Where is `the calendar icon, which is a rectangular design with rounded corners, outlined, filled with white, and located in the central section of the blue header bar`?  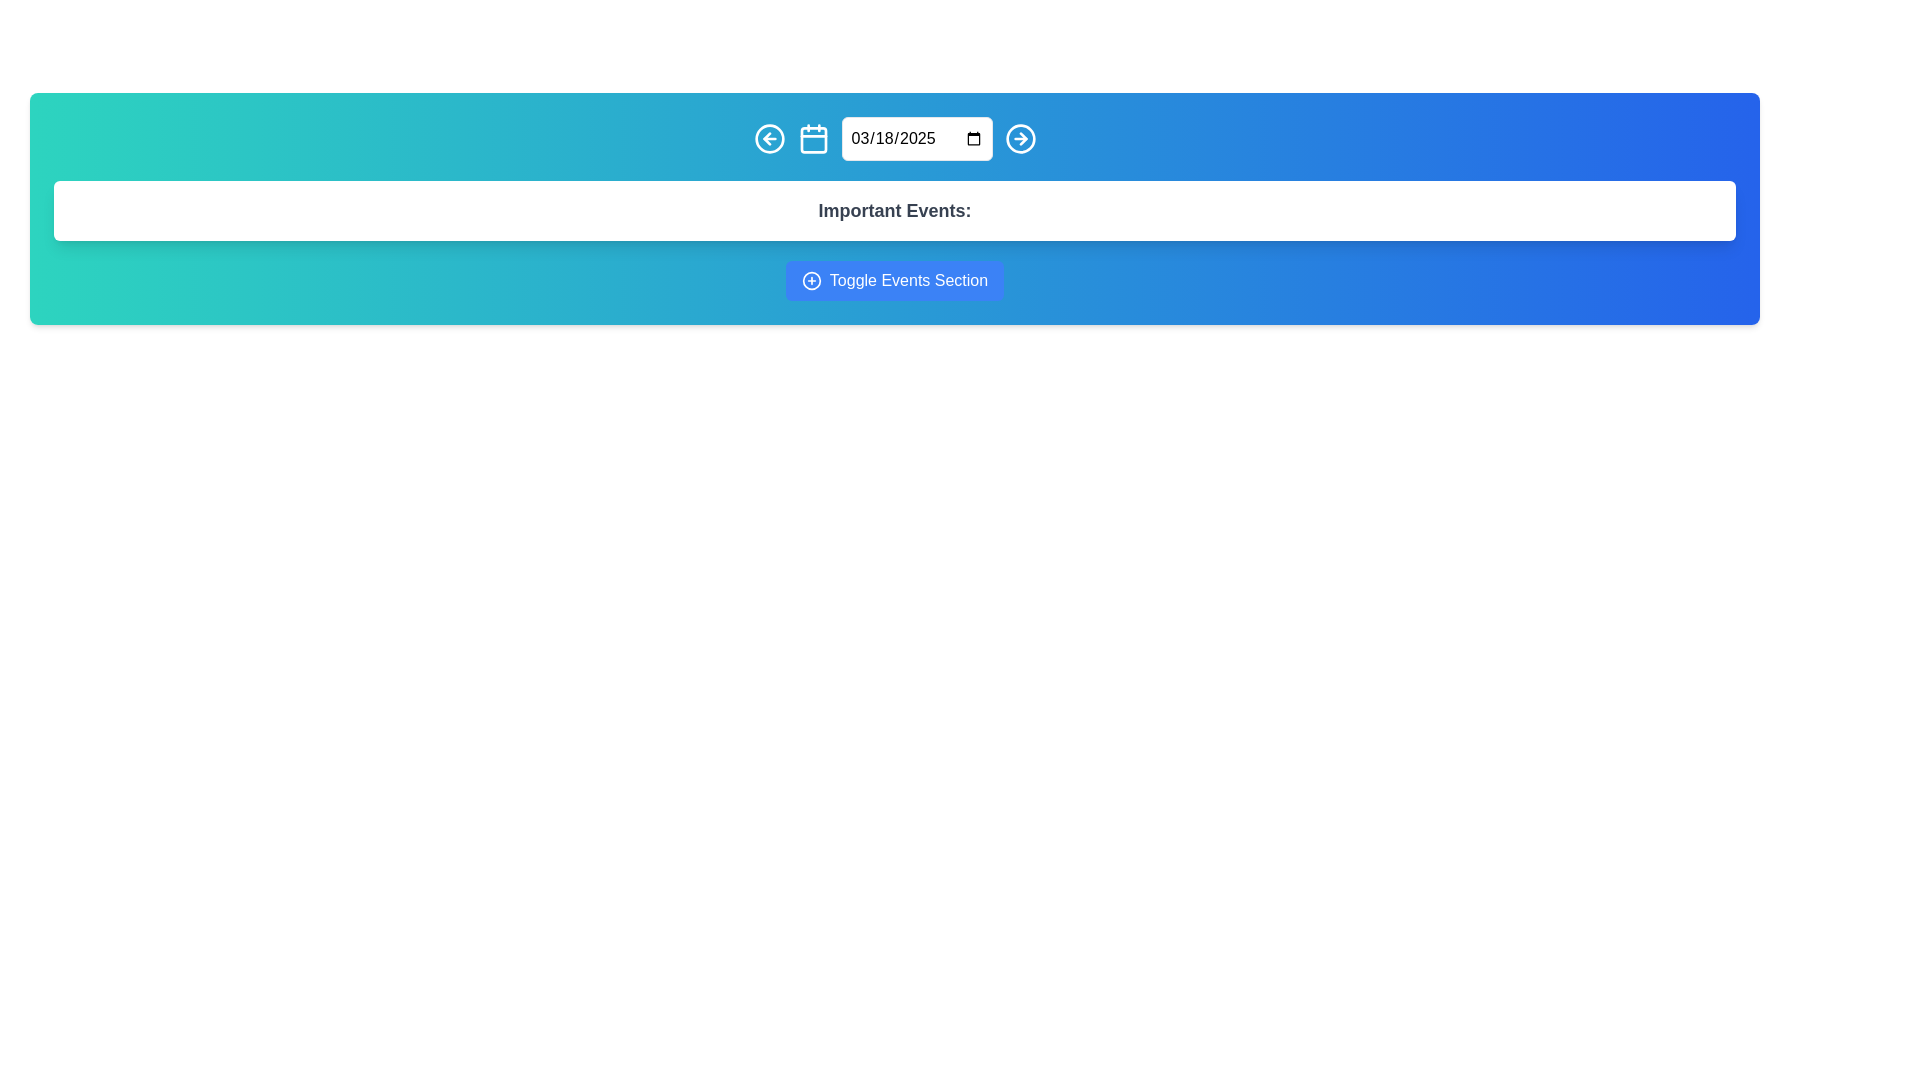
the calendar icon, which is a rectangular design with rounded corners, outlined, filled with white, and located in the central section of the blue header bar is located at coordinates (813, 137).